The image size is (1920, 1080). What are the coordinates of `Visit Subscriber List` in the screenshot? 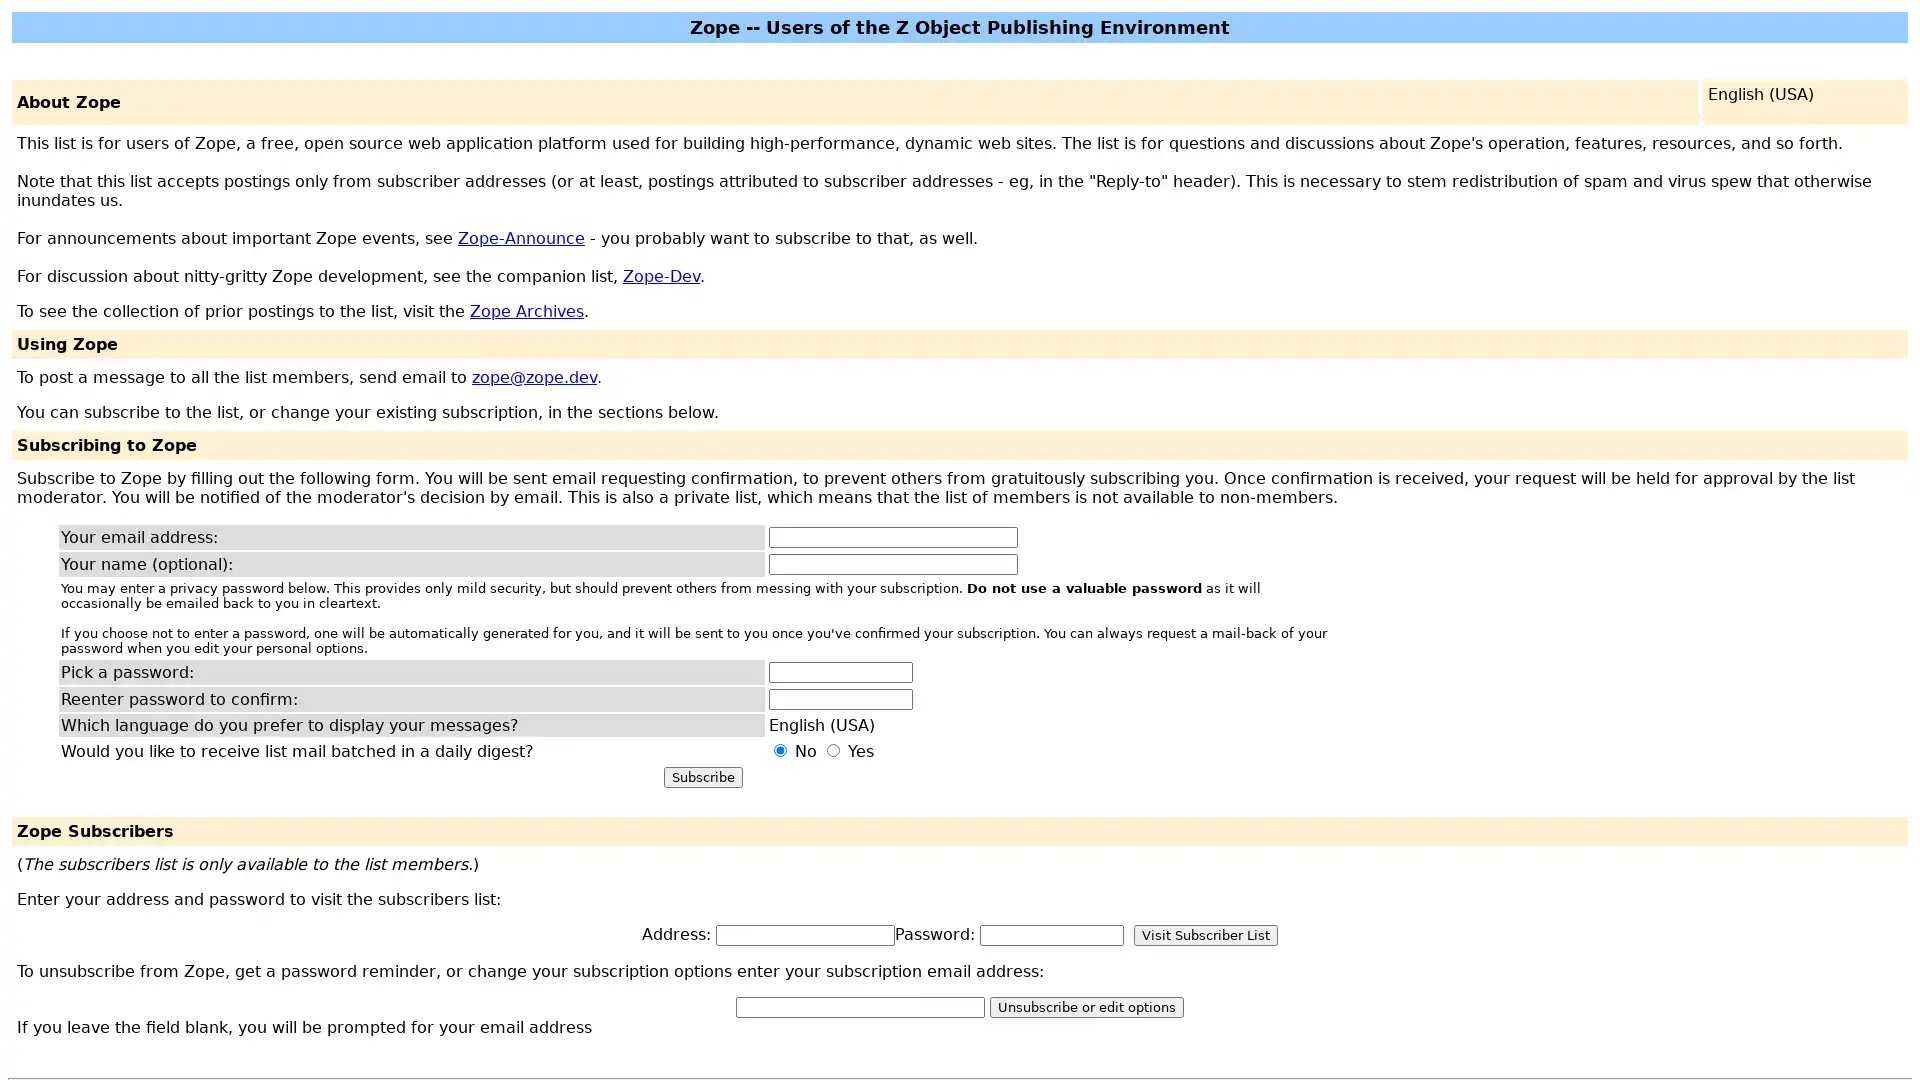 It's located at (1204, 935).